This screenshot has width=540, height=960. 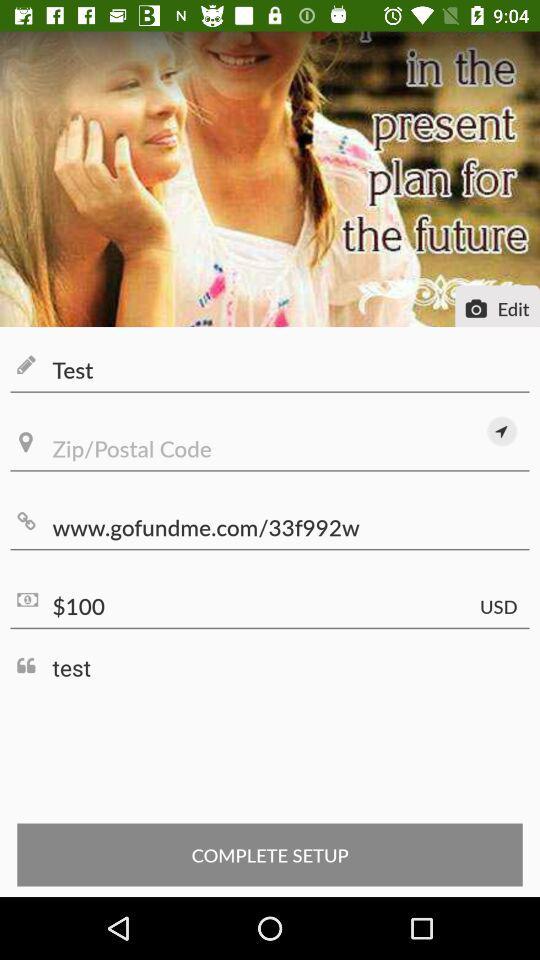 What do you see at coordinates (270, 605) in the screenshot?
I see `the item above test item` at bounding box center [270, 605].